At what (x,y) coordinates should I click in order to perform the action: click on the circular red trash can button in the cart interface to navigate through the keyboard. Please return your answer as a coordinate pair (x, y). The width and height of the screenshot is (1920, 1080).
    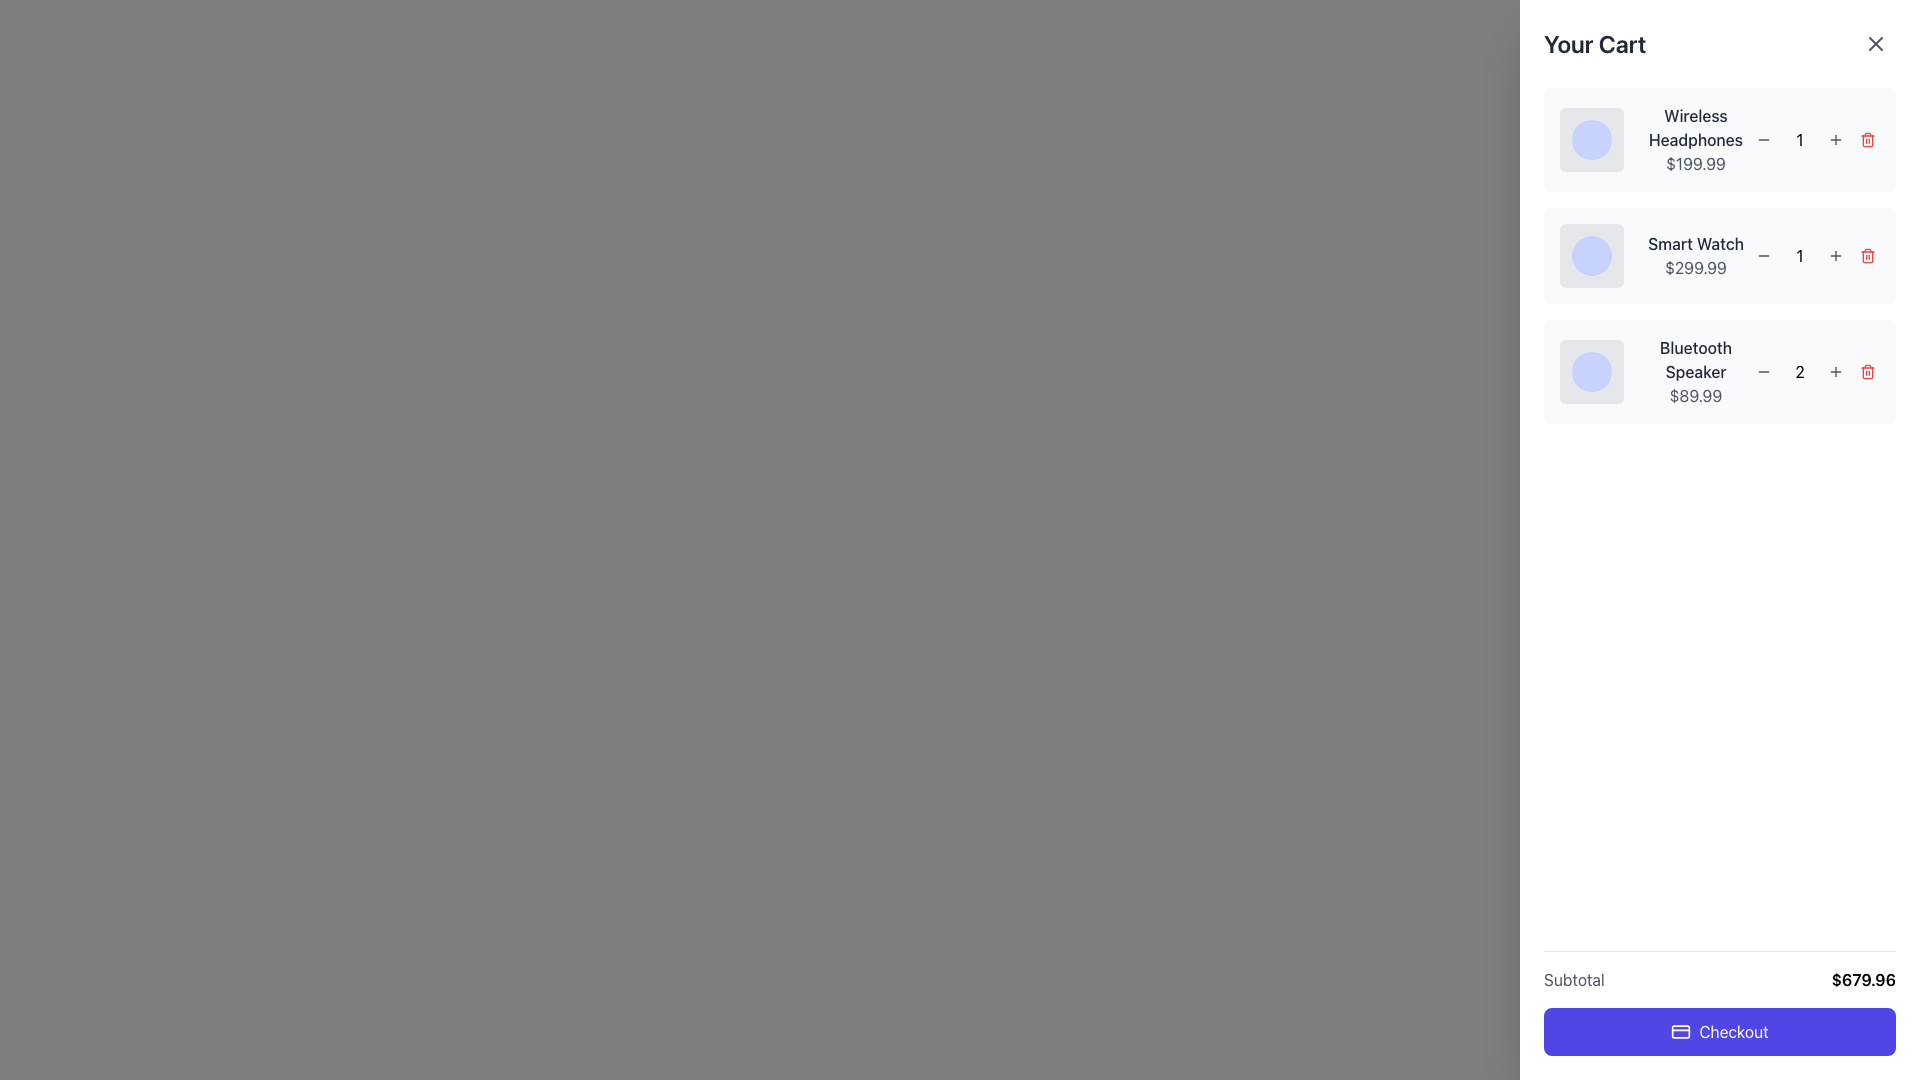
    Looking at the image, I should click on (1866, 254).